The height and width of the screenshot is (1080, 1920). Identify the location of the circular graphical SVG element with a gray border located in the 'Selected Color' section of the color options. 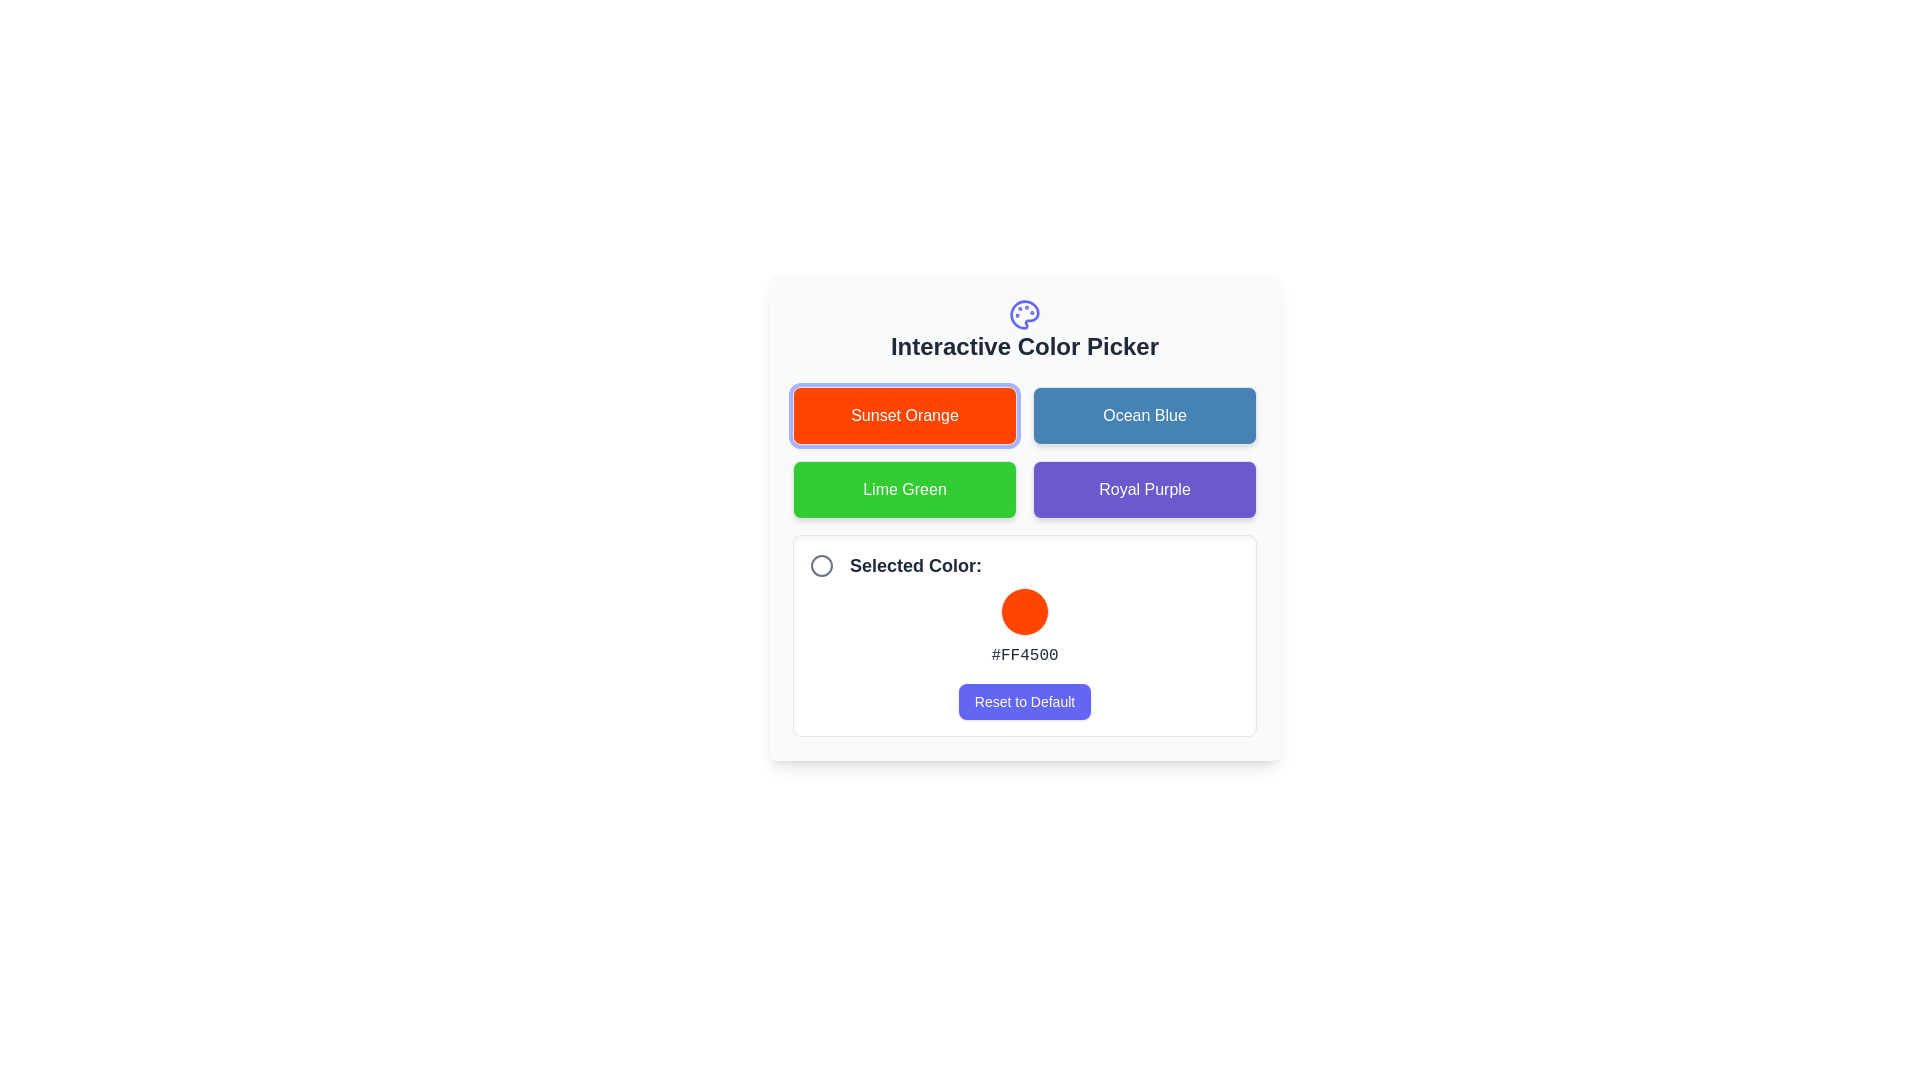
(821, 566).